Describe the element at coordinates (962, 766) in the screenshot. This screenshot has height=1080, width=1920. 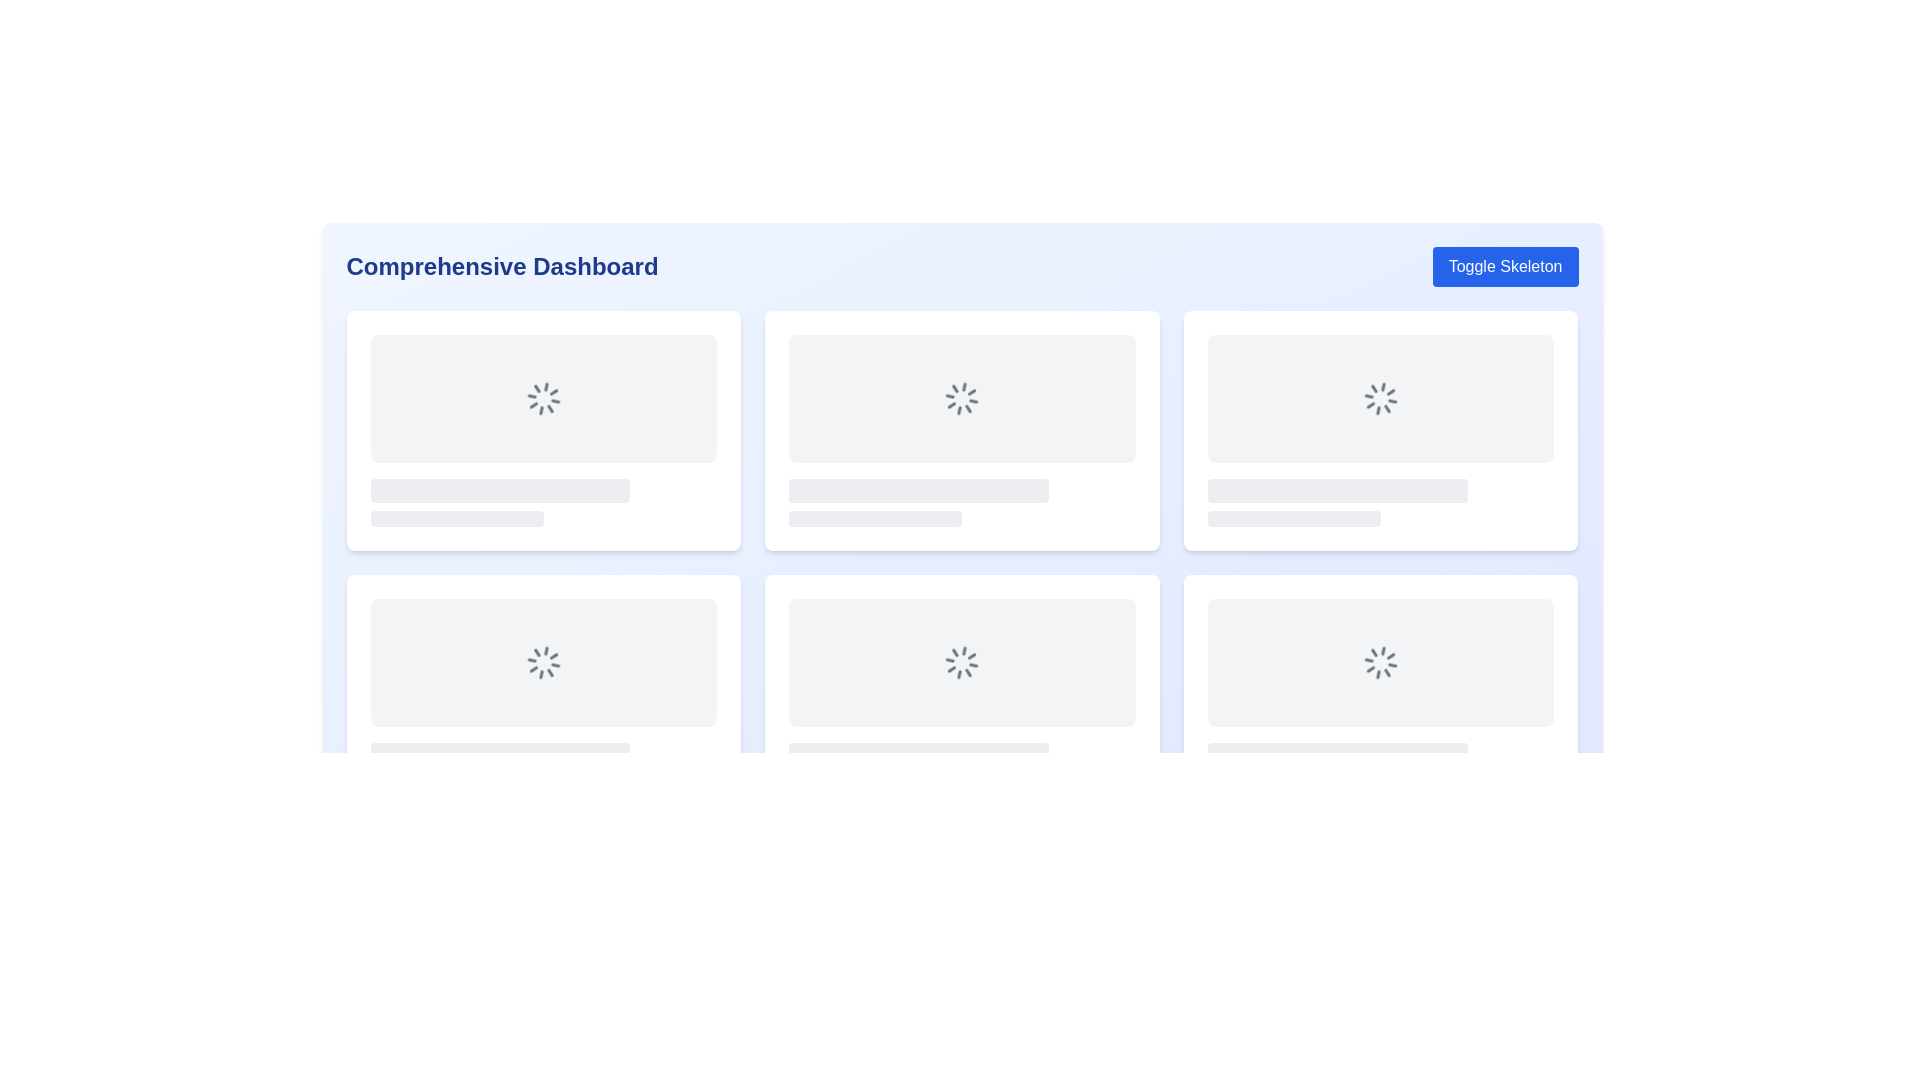
I see `the Skeleton loader (placeholder component) located at the bottom of a card structure, which indicates loading content` at that location.